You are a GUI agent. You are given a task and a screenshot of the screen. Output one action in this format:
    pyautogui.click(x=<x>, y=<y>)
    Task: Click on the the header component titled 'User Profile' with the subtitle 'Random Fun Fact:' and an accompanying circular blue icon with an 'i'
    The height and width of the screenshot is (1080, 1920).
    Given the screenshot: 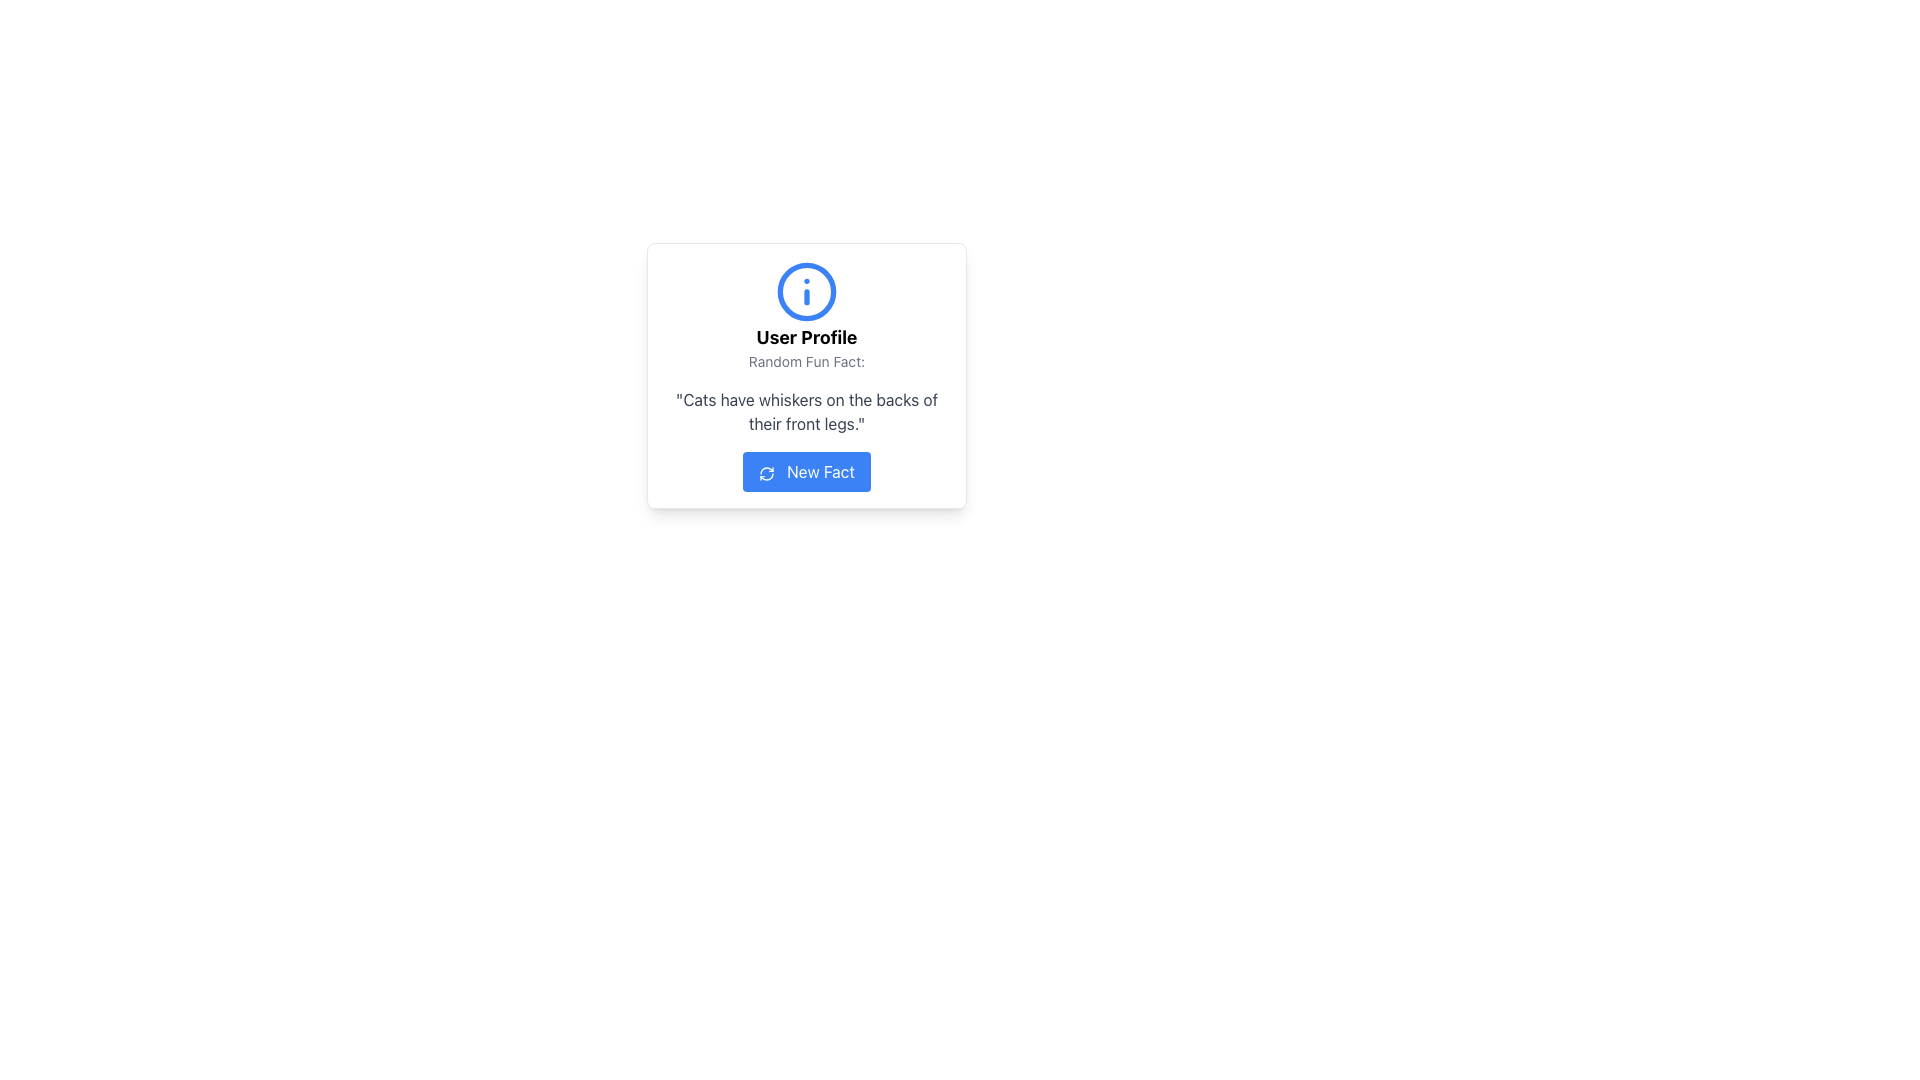 What is the action you would take?
    pyautogui.click(x=806, y=315)
    